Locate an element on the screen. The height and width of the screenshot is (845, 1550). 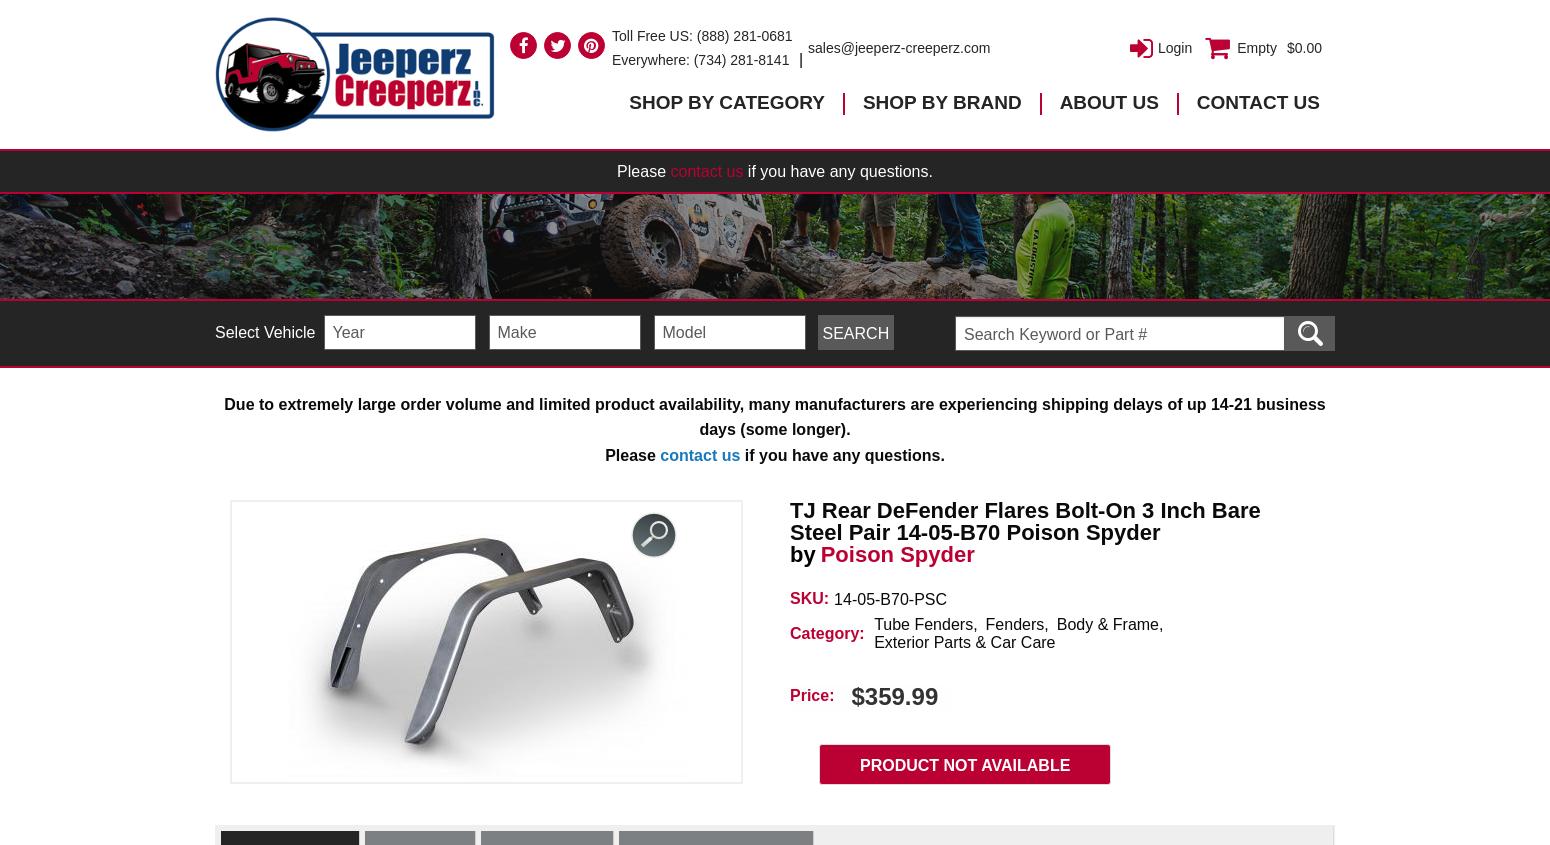
'Body & Frame' is located at coordinates (1106, 624).